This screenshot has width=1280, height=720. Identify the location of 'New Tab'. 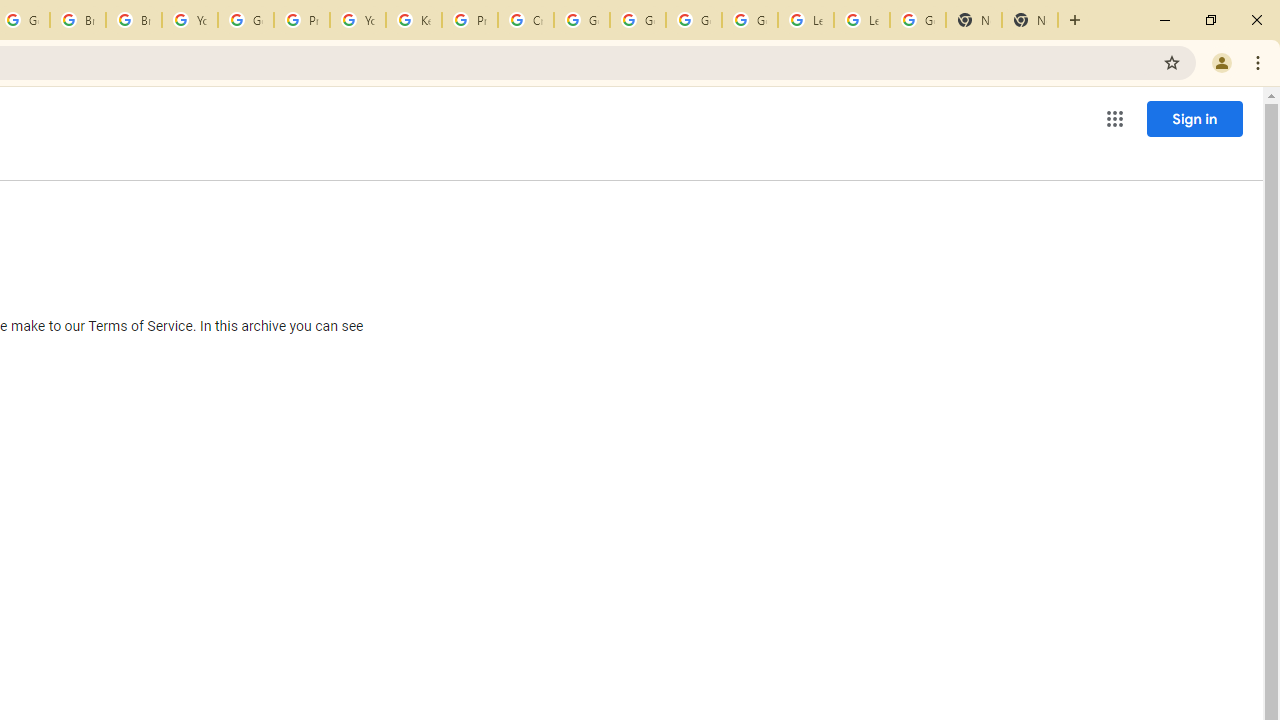
(1030, 20).